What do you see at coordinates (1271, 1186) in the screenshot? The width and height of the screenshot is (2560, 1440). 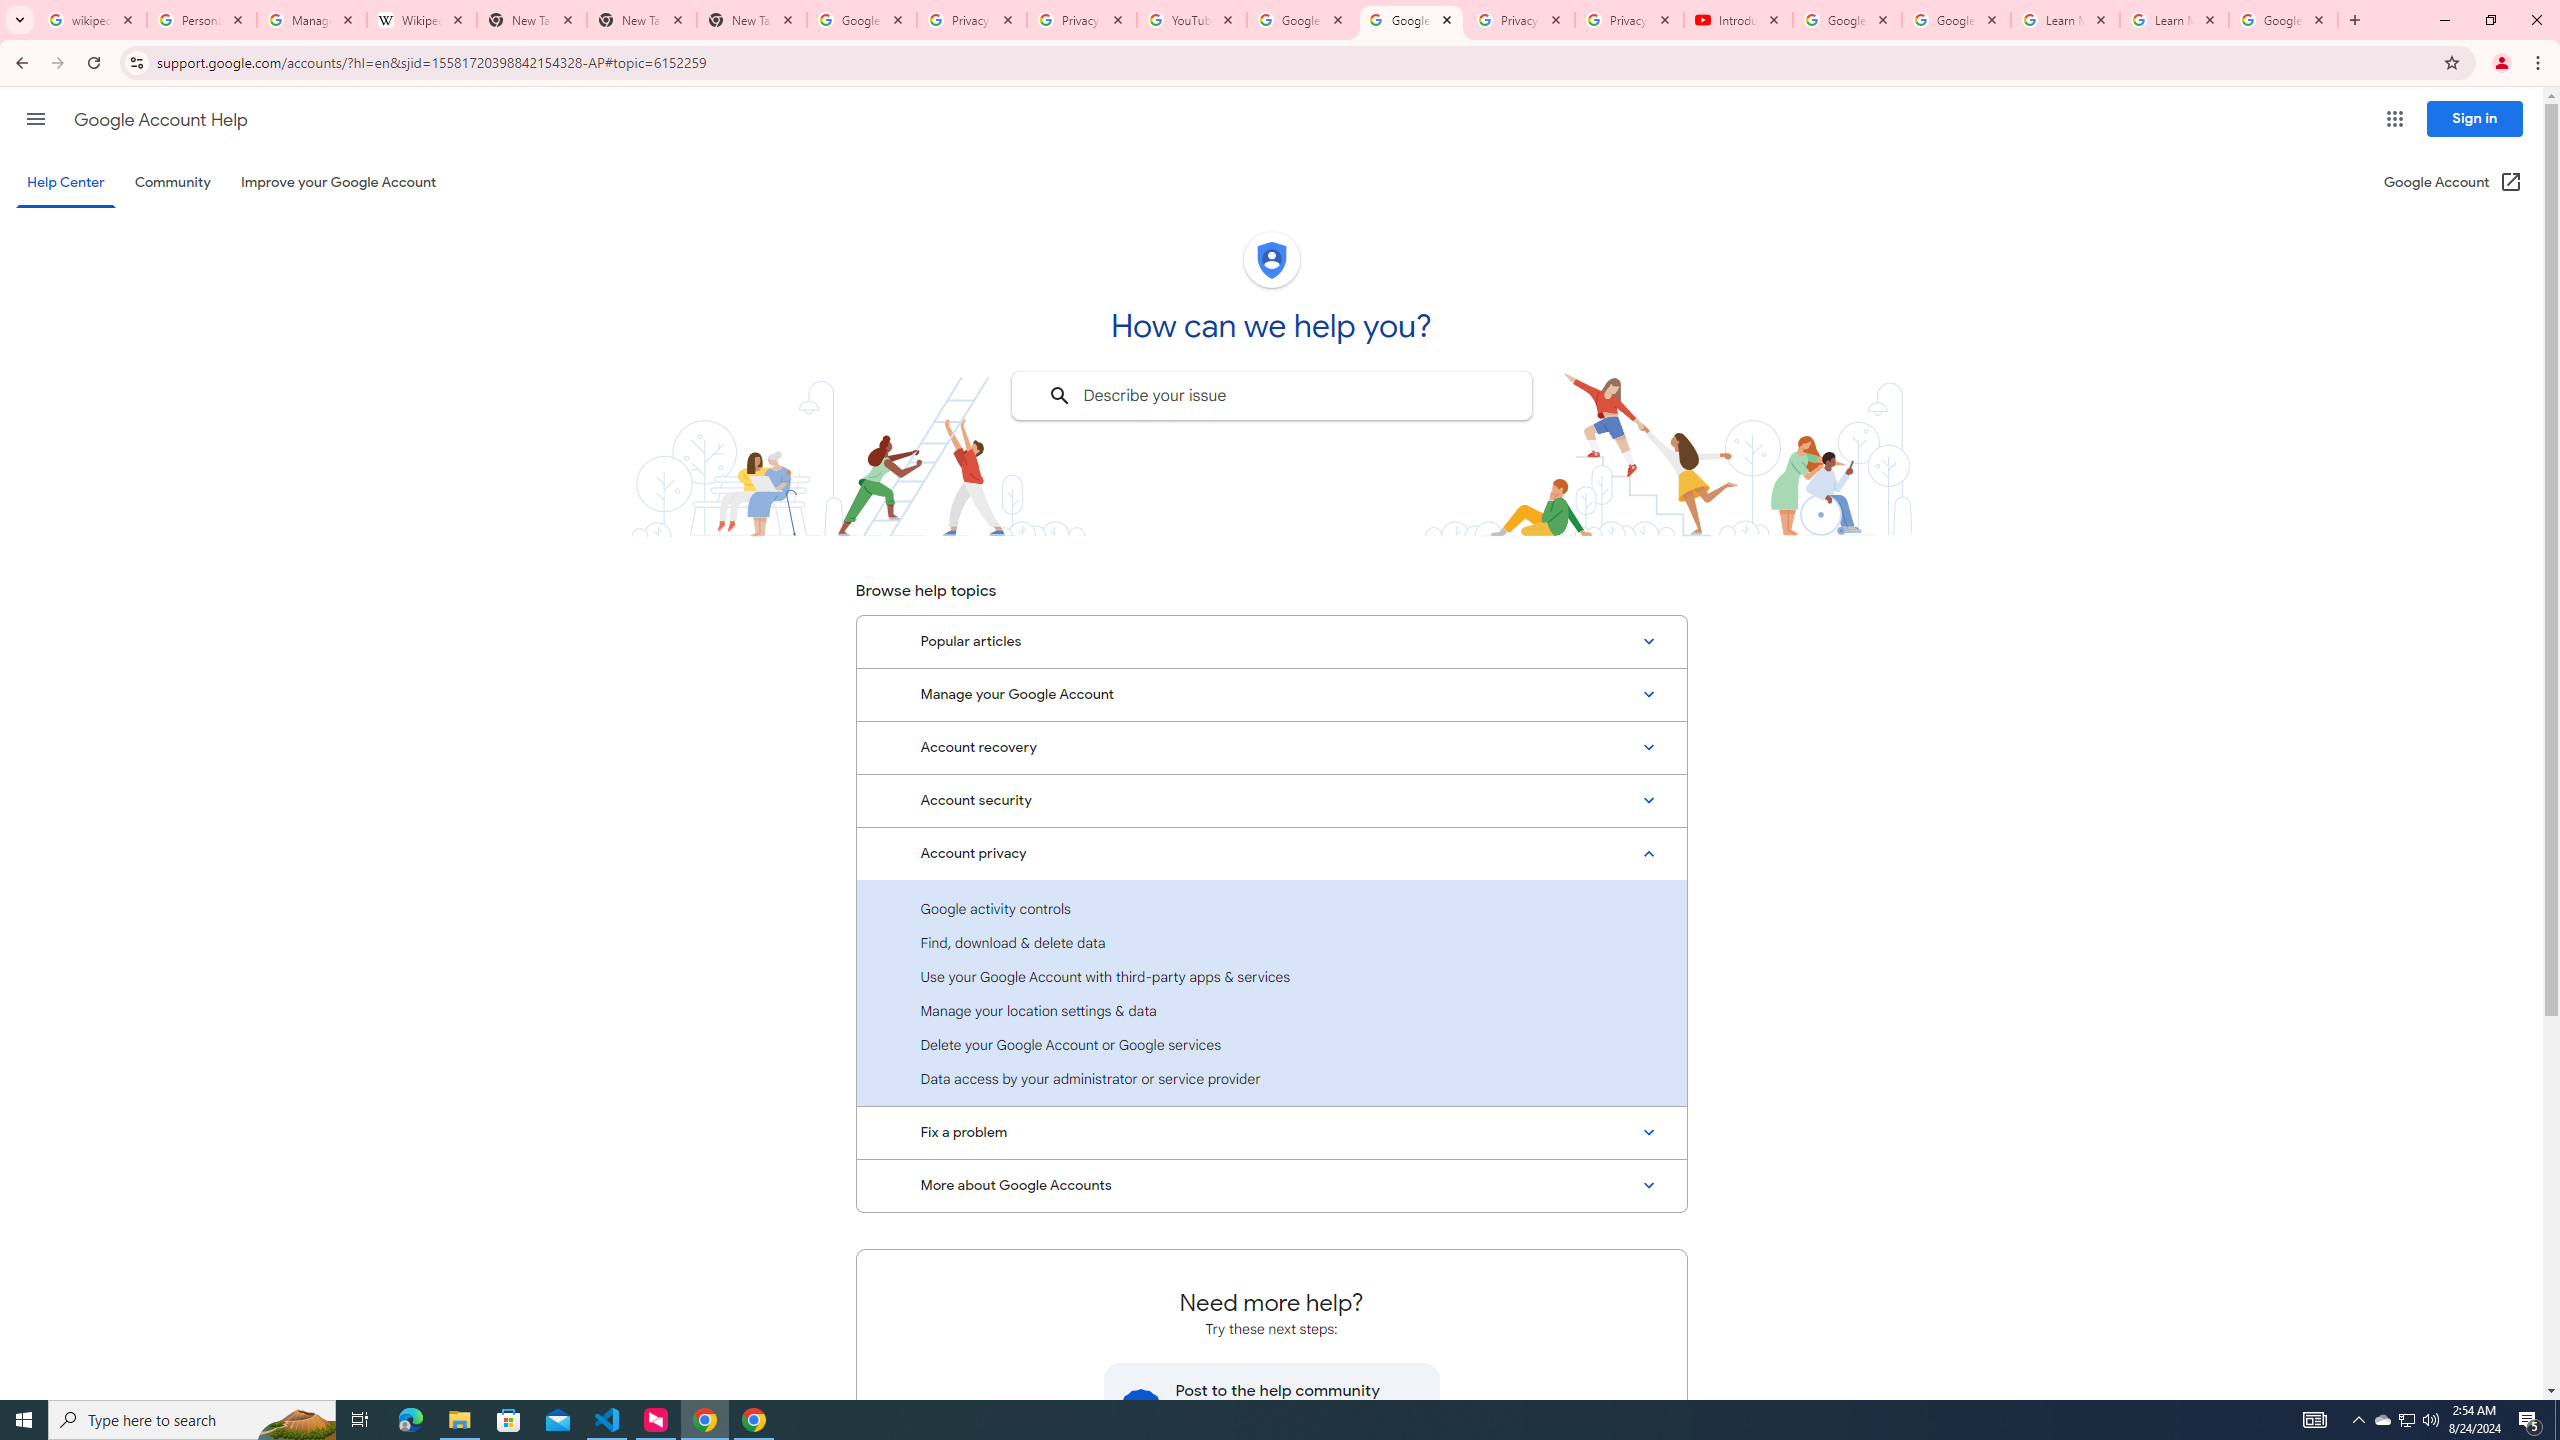 I see `'More about Google Accounts'` at bounding box center [1271, 1186].